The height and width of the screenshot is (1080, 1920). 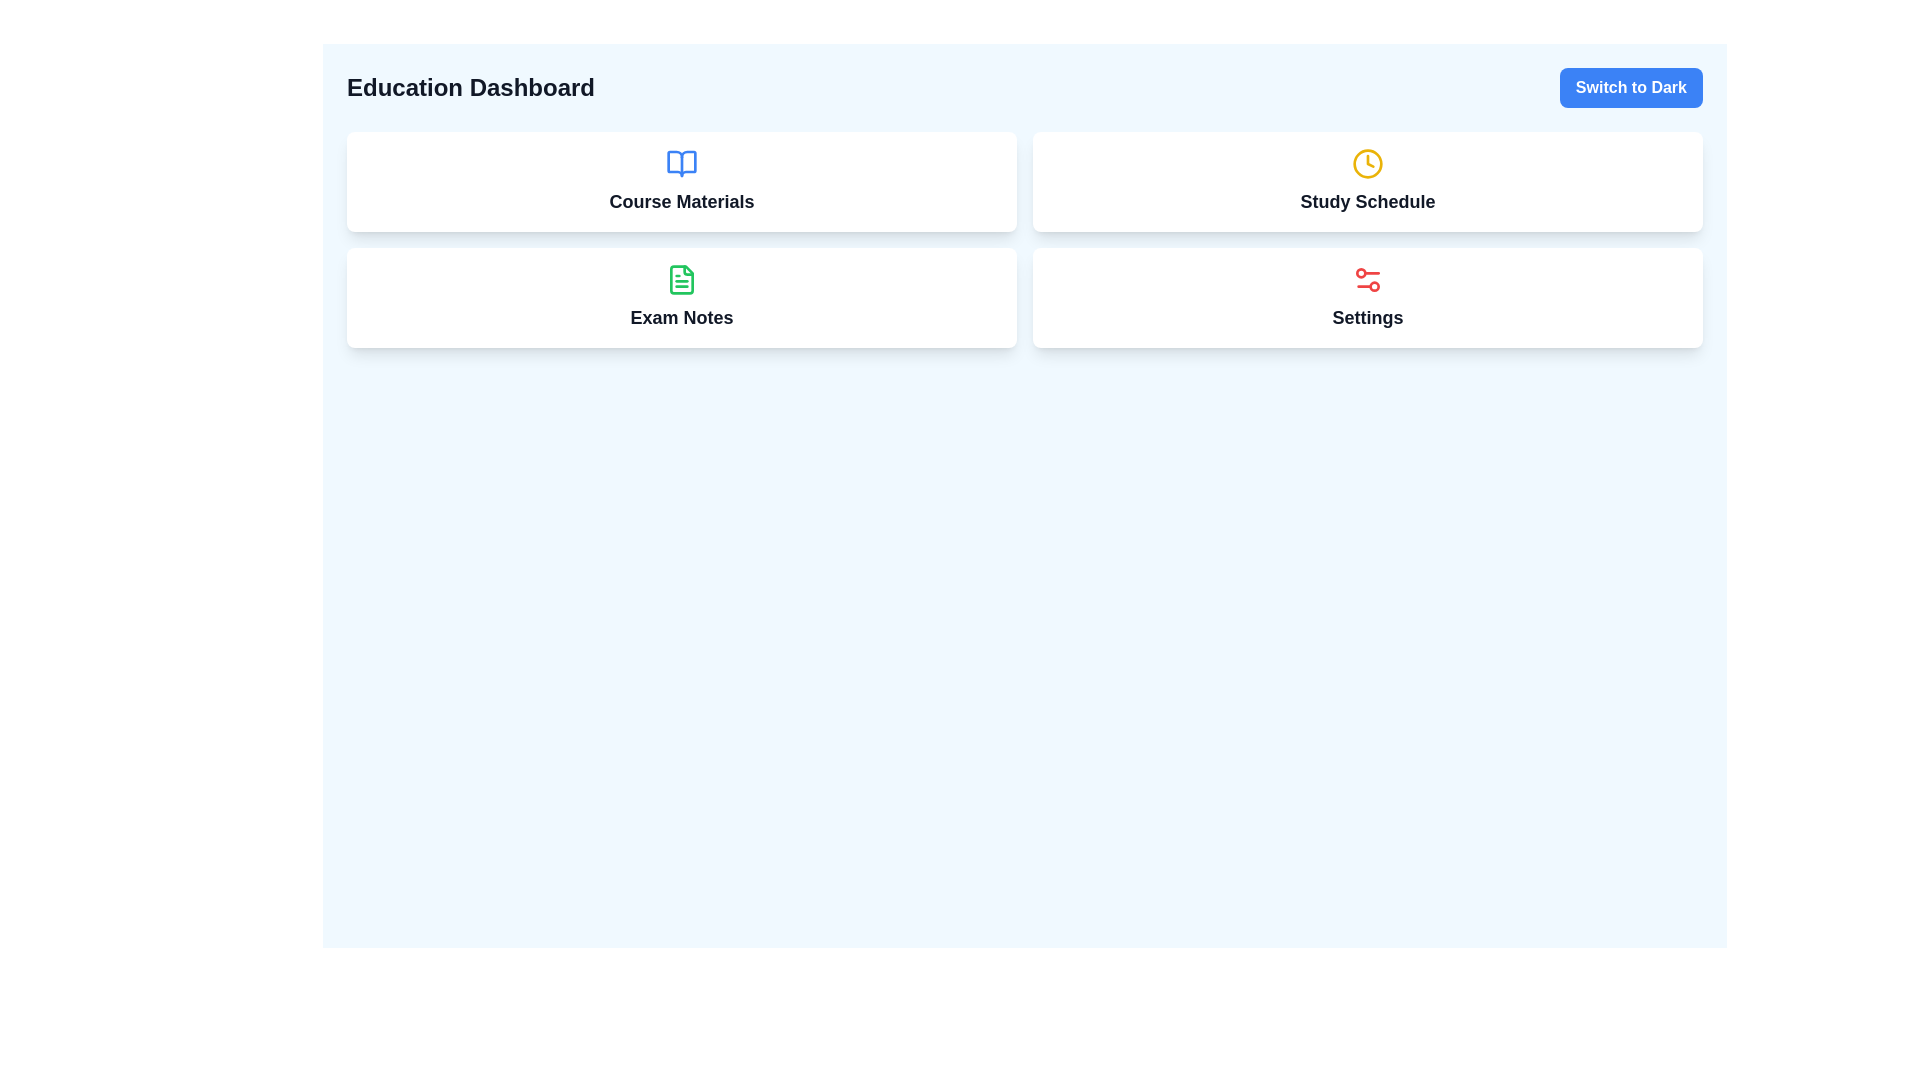 I want to click on the decorative graphical UI component of the clock icon located in the 'Study Schedule' feature box, so click(x=1367, y=163).